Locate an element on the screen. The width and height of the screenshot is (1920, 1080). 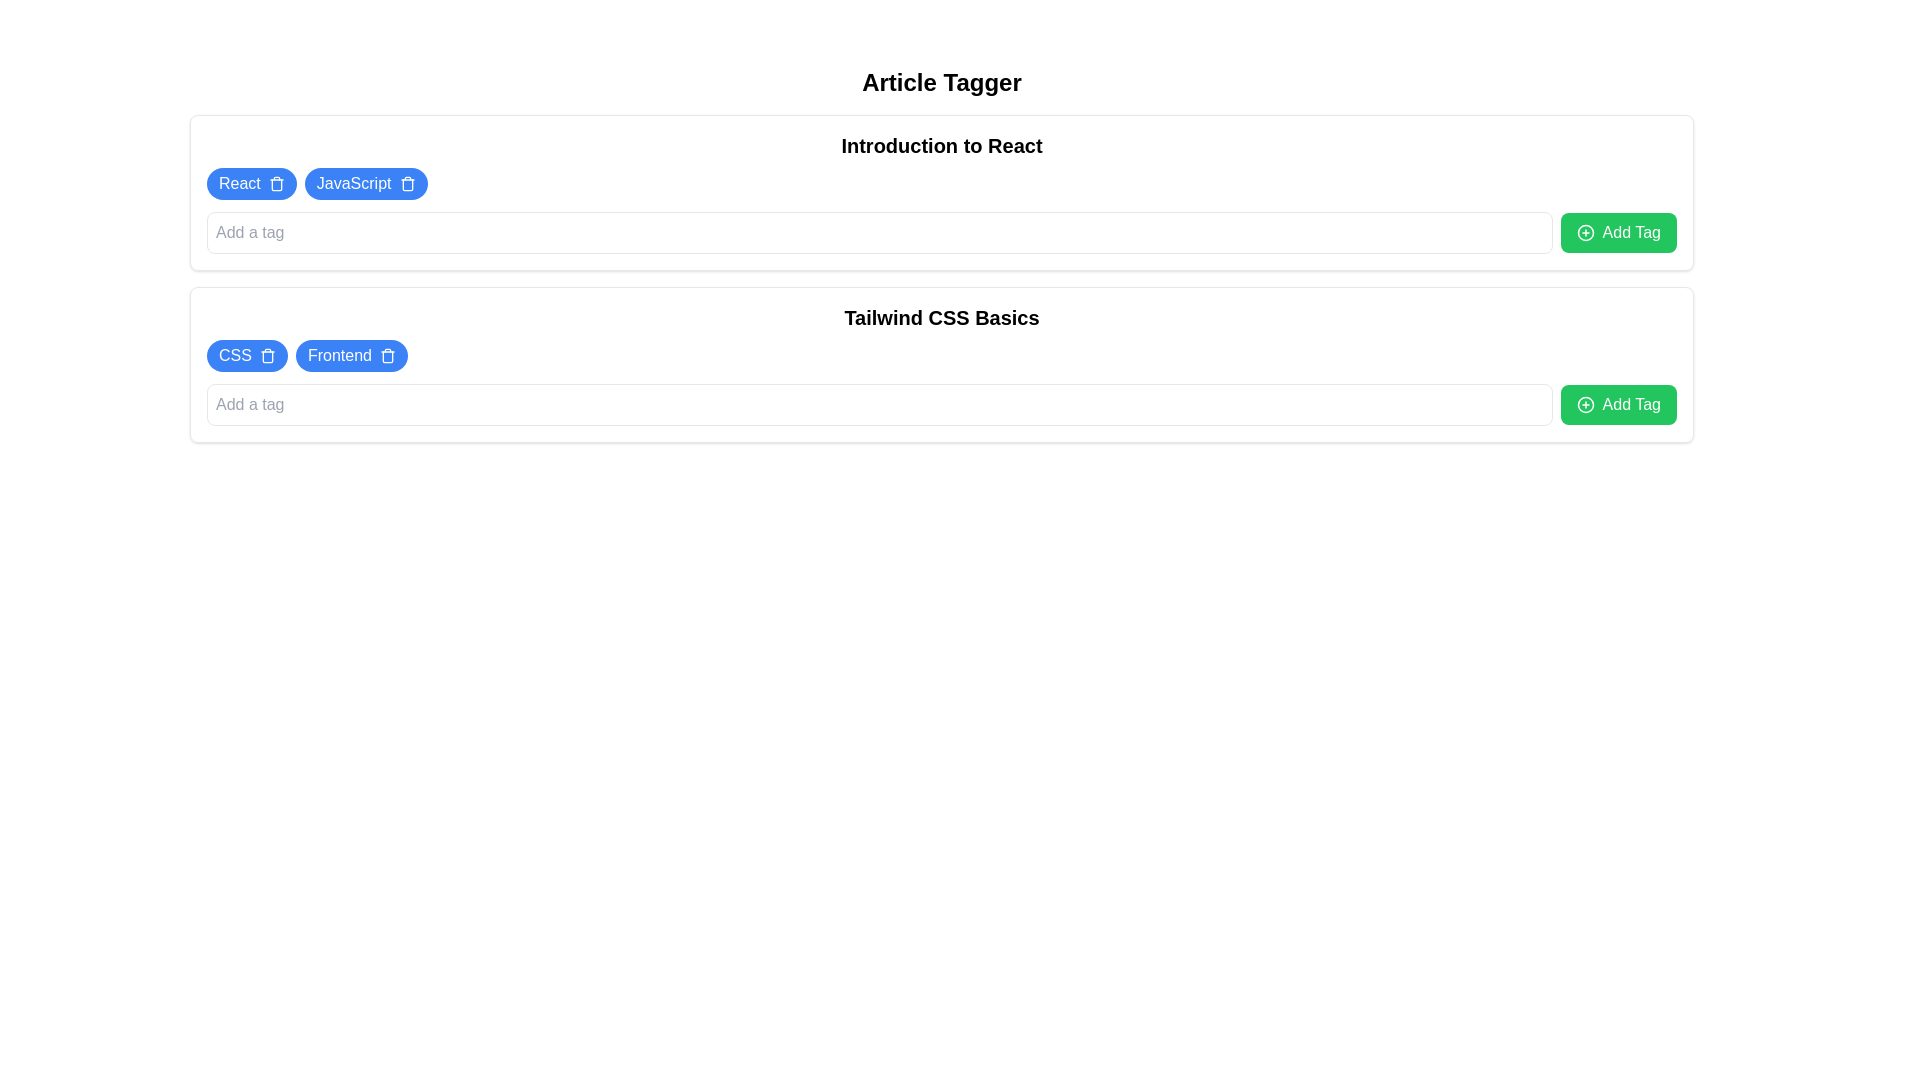
the trash icon button, which is styled in white and used for deletion, located to the right of the 'React' text within a blue rounded button is located at coordinates (275, 184).